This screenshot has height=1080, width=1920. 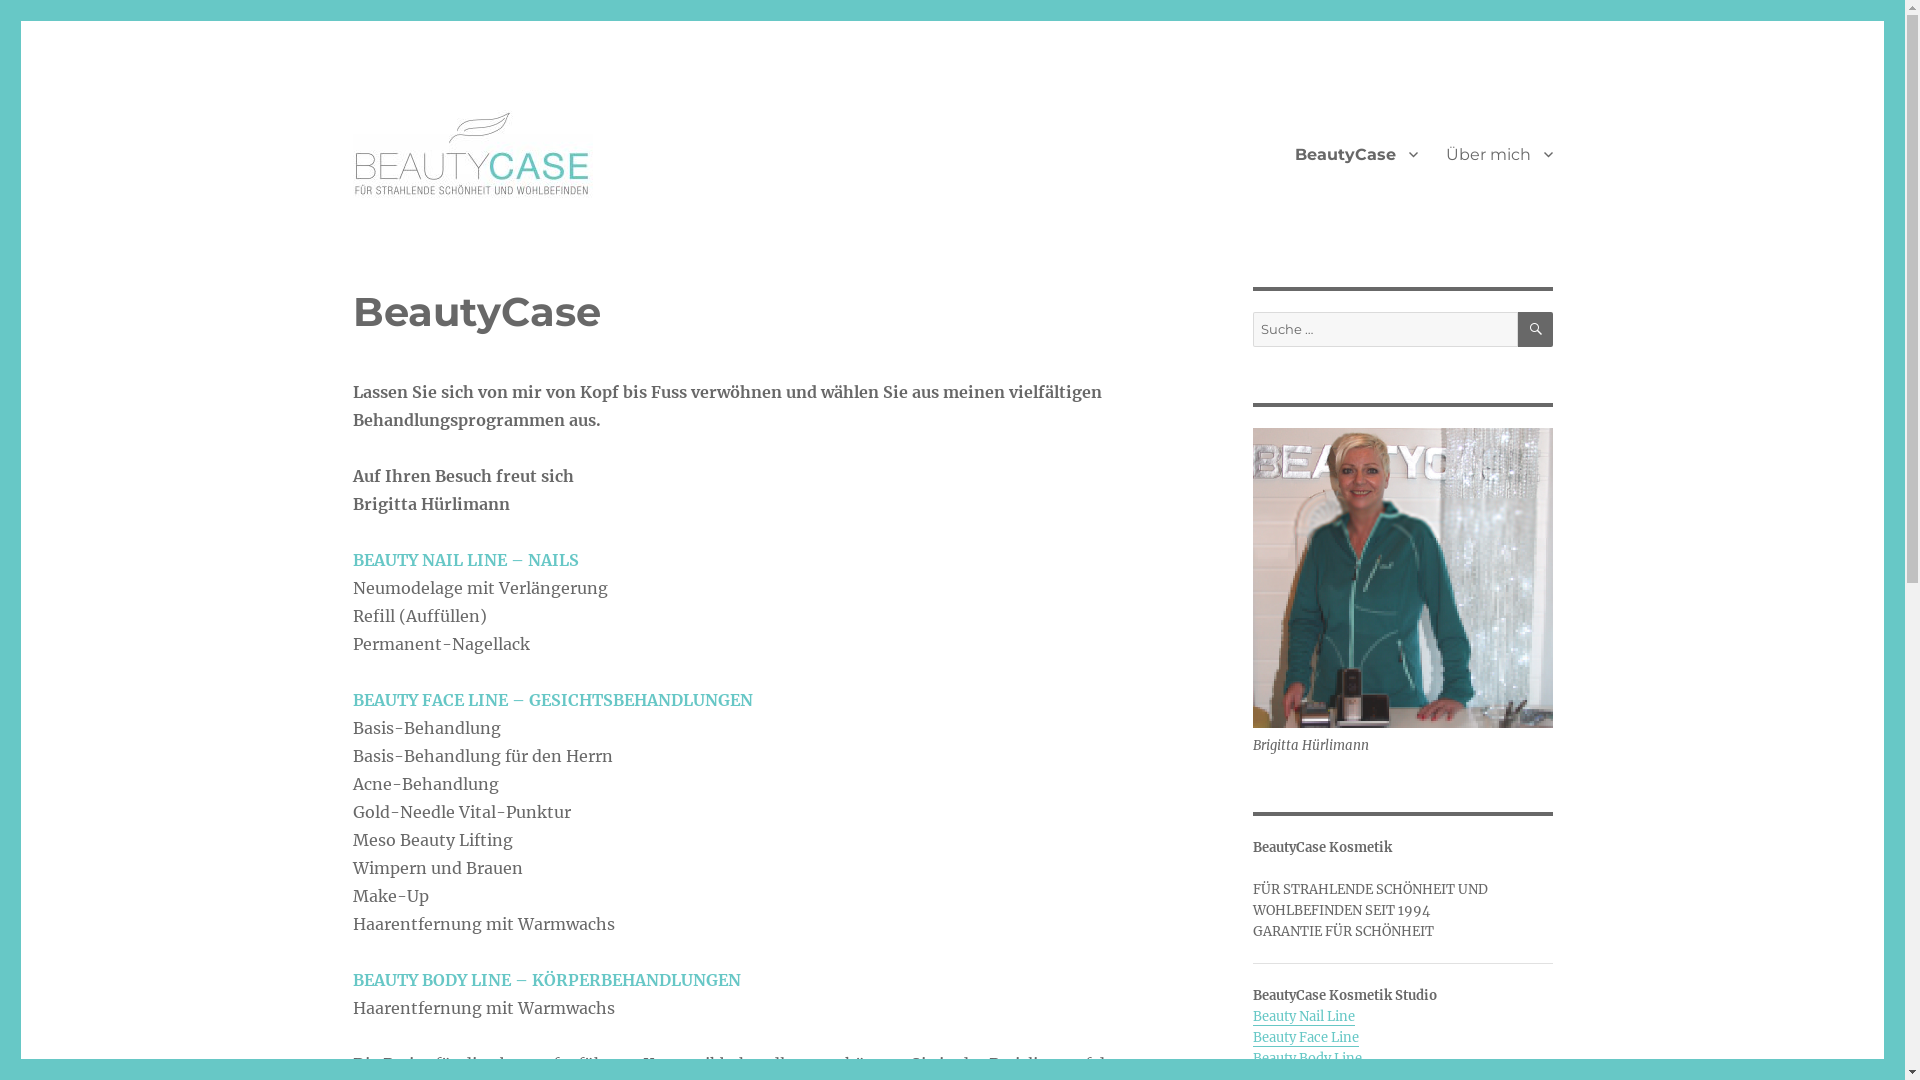 What do you see at coordinates (1355, 153) in the screenshot?
I see `'BeautyCase'` at bounding box center [1355, 153].